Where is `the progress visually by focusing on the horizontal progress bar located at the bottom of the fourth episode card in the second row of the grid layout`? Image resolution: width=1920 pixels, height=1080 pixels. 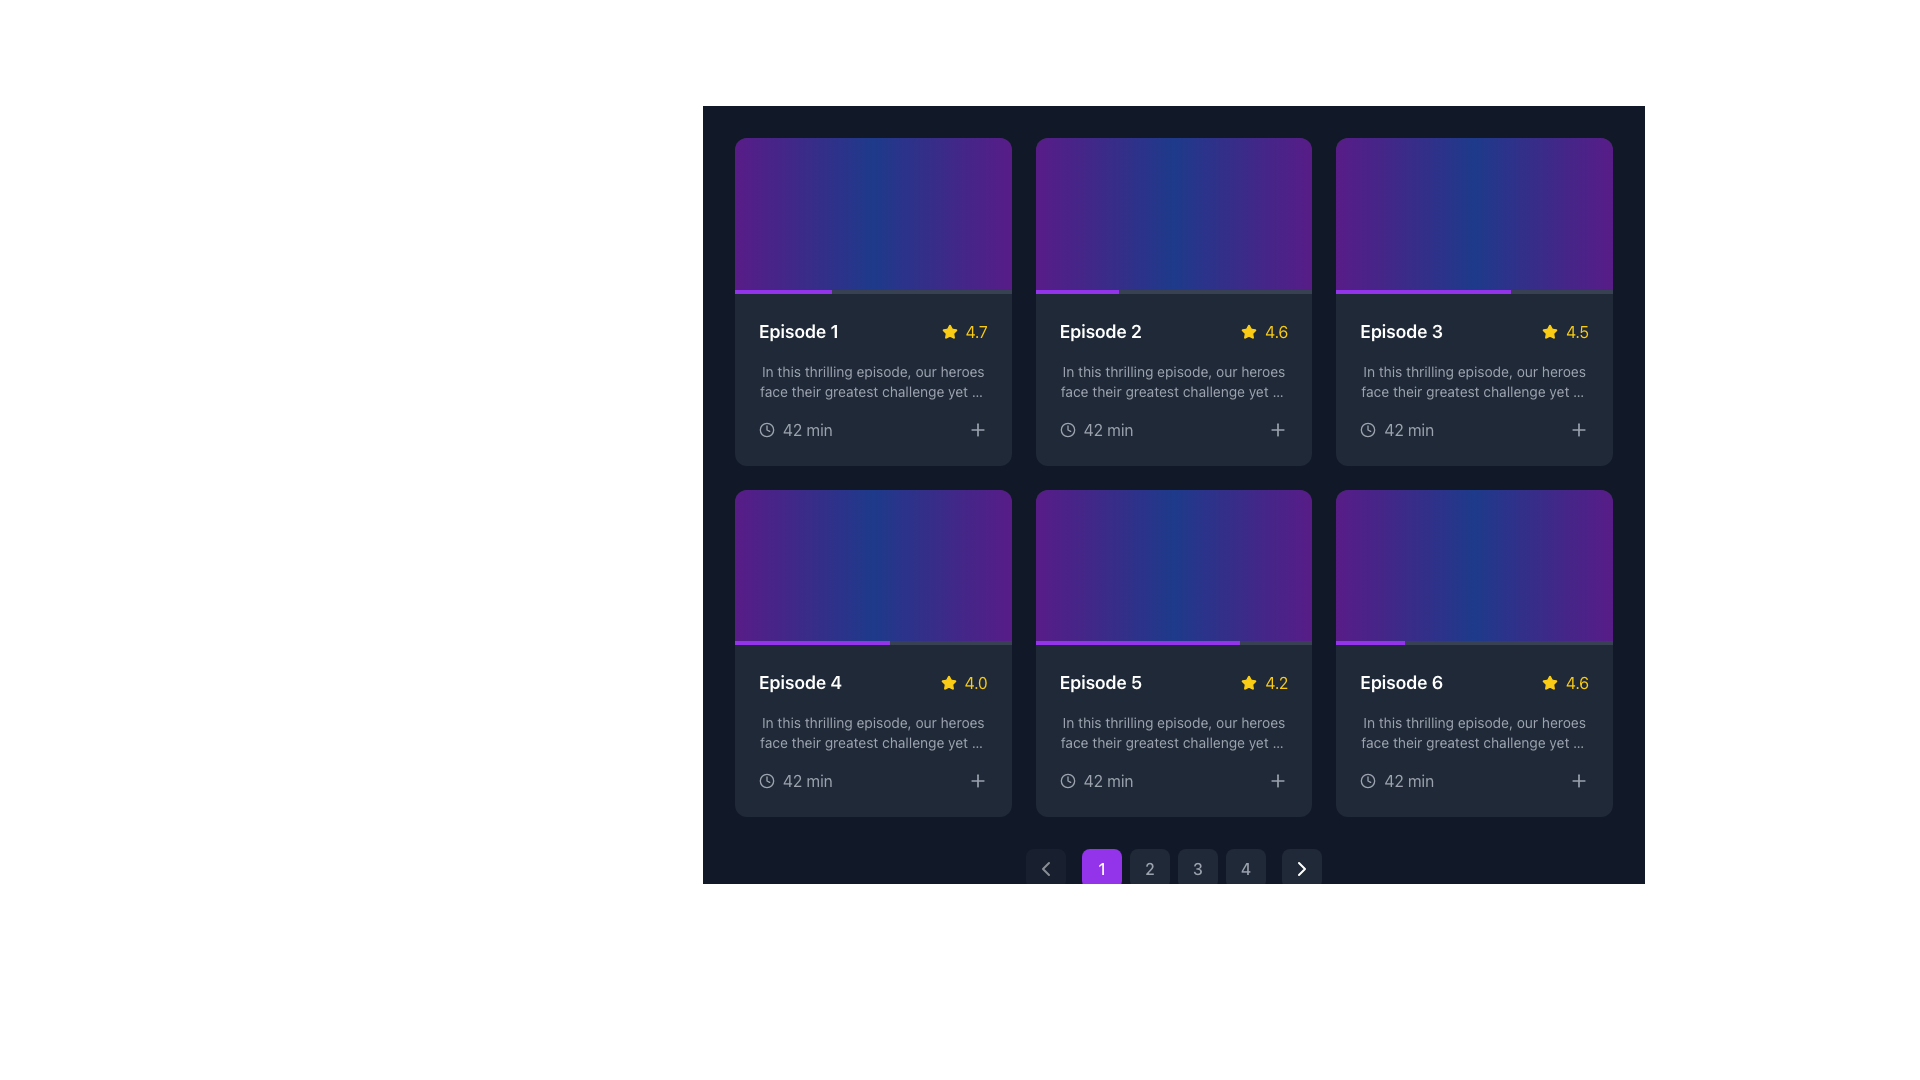
the progress visually by focusing on the horizontal progress bar located at the bottom of the fourth episode card in the second row of the grid layout is located at coordinates (873, 643).